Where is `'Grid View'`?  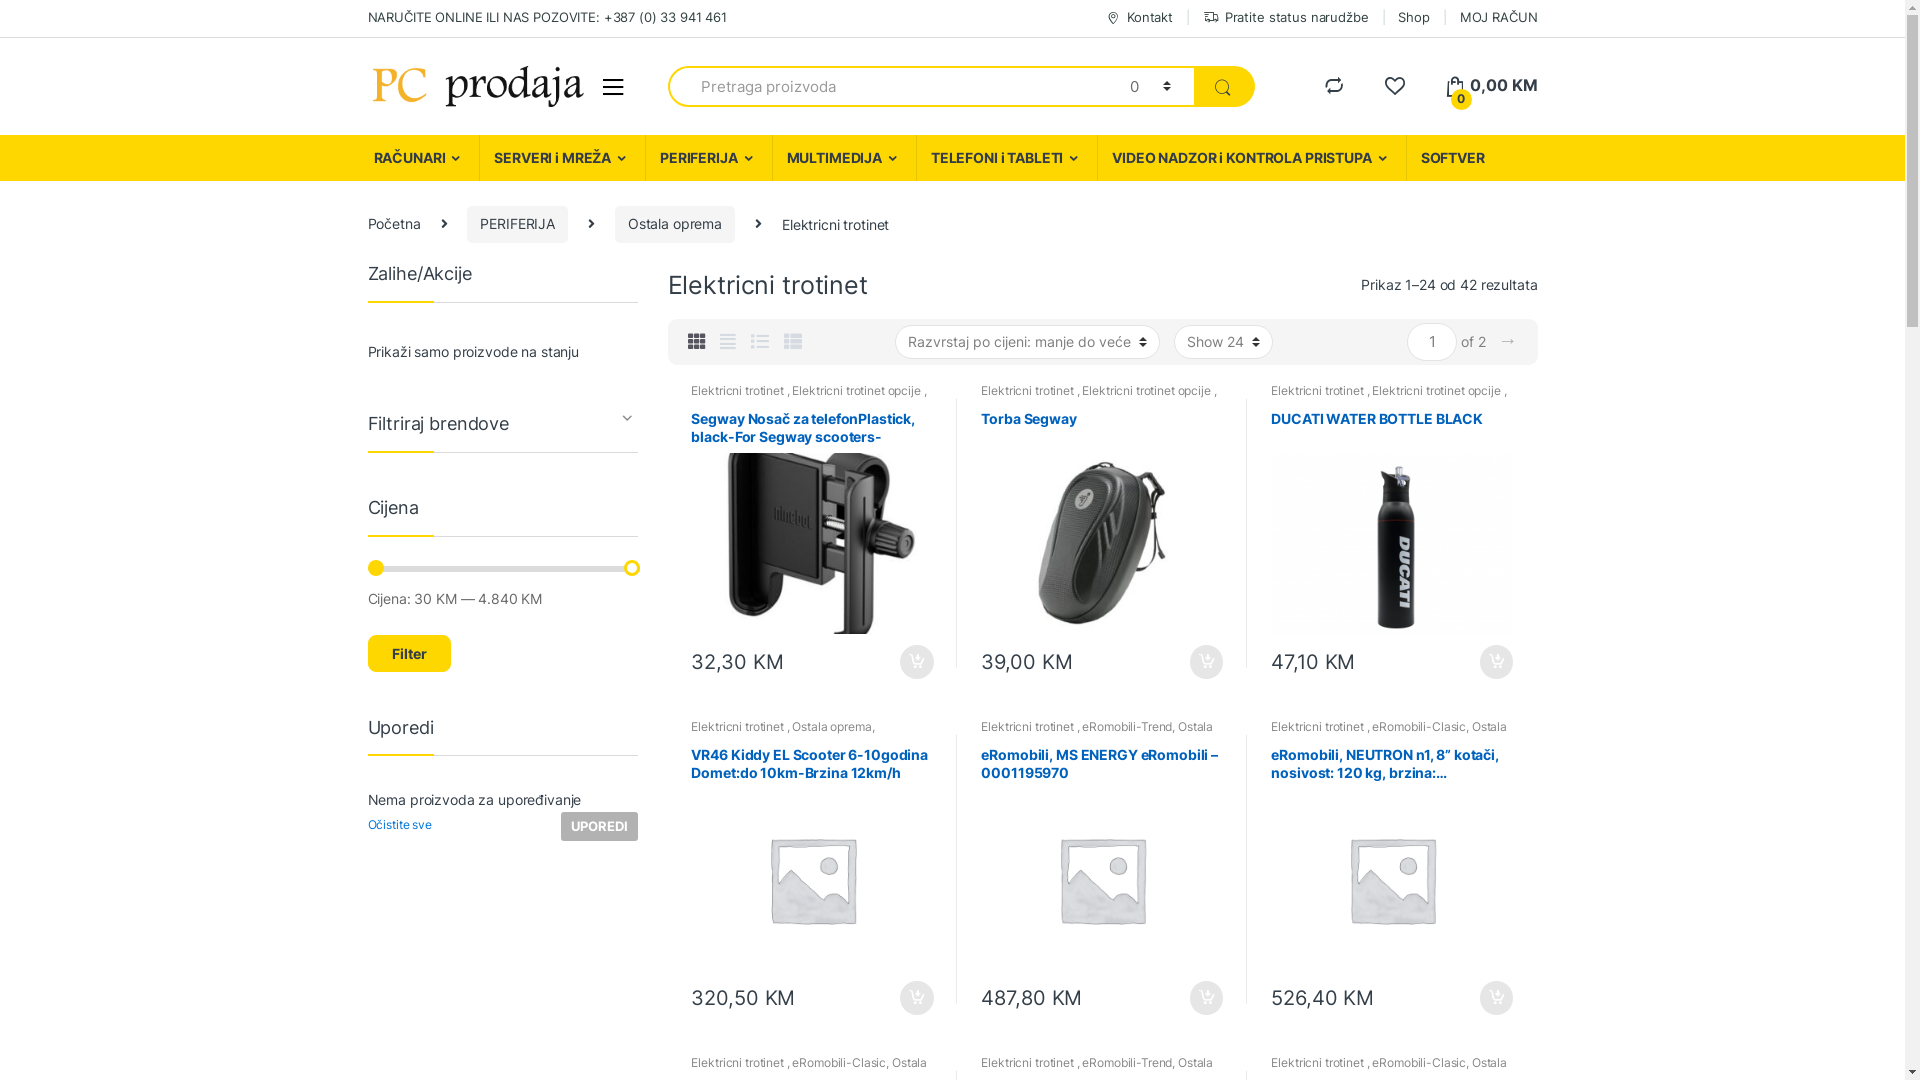
'Grid View' is located at coordinates (687, 341).